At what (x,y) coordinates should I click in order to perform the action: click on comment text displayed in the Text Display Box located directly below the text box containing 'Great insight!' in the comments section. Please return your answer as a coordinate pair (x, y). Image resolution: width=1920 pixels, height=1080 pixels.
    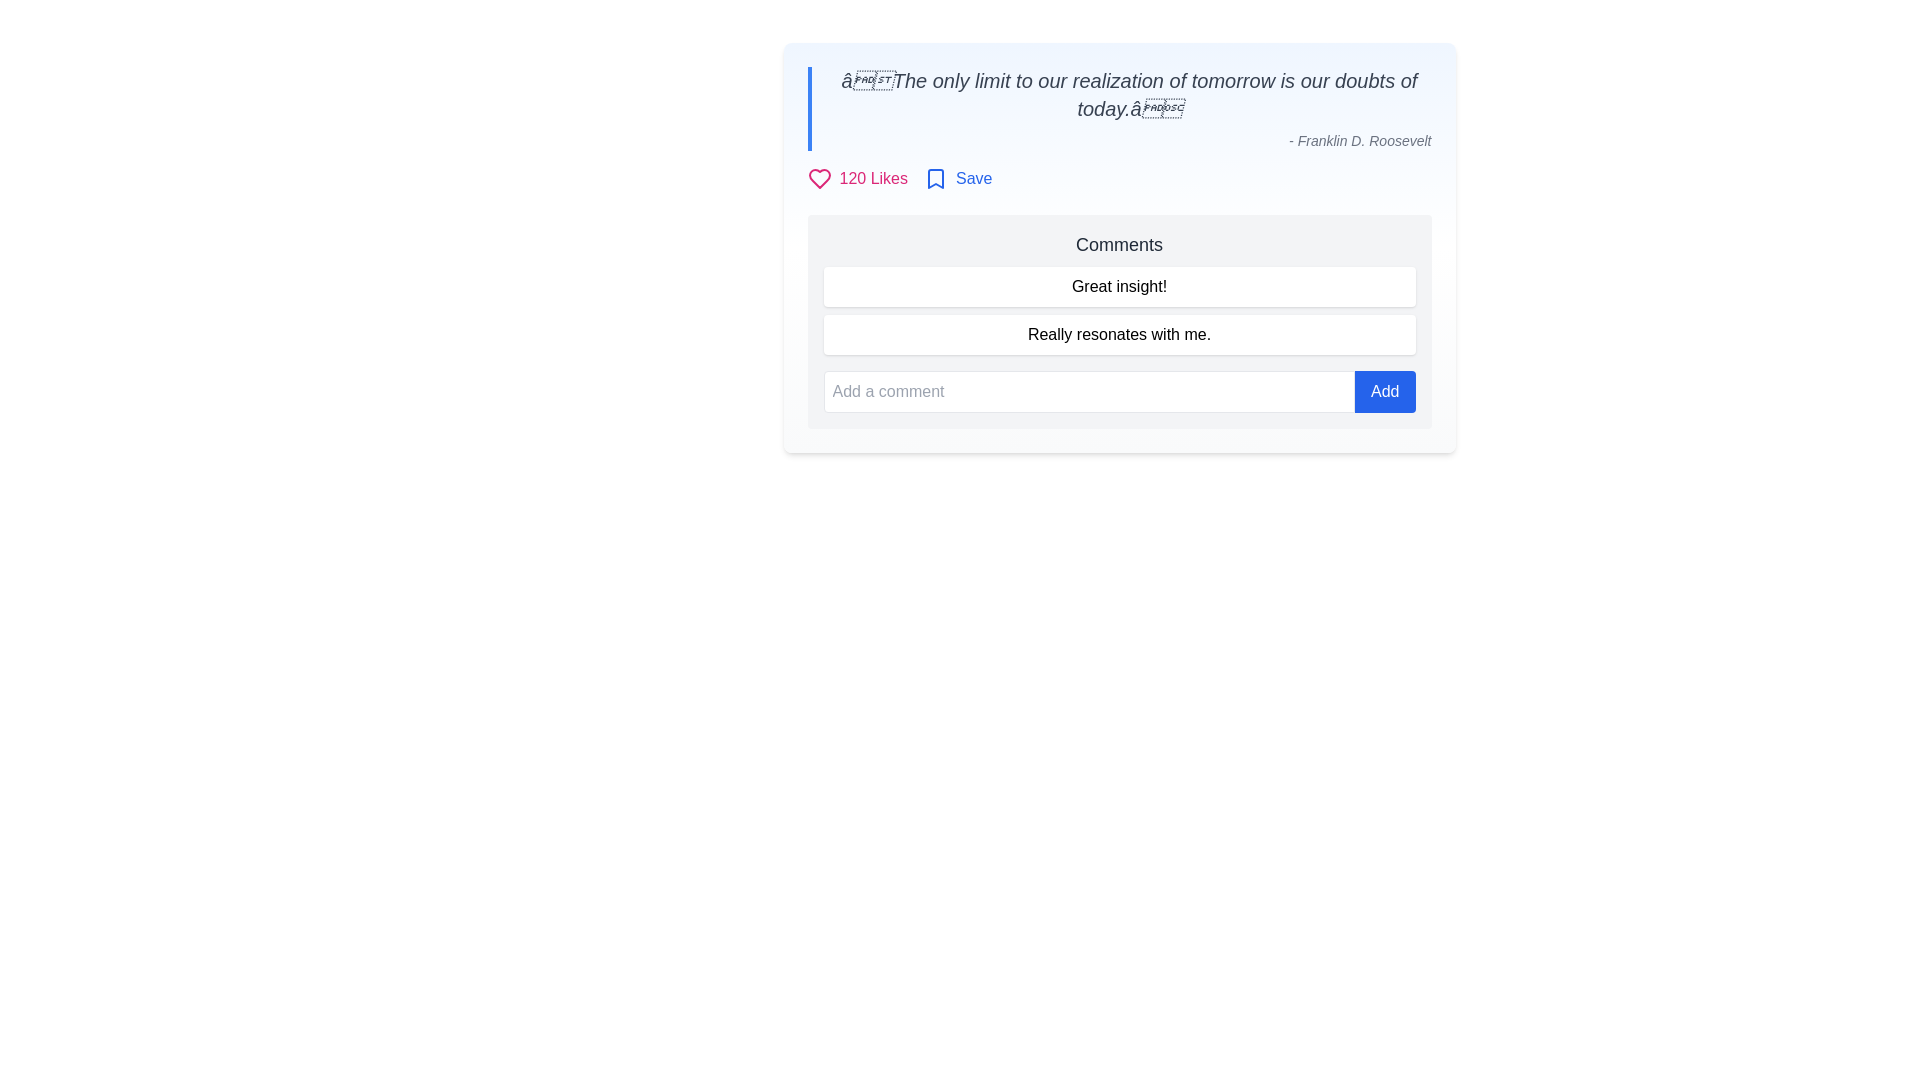
    Looking at the image, I should click on (1118, 334).